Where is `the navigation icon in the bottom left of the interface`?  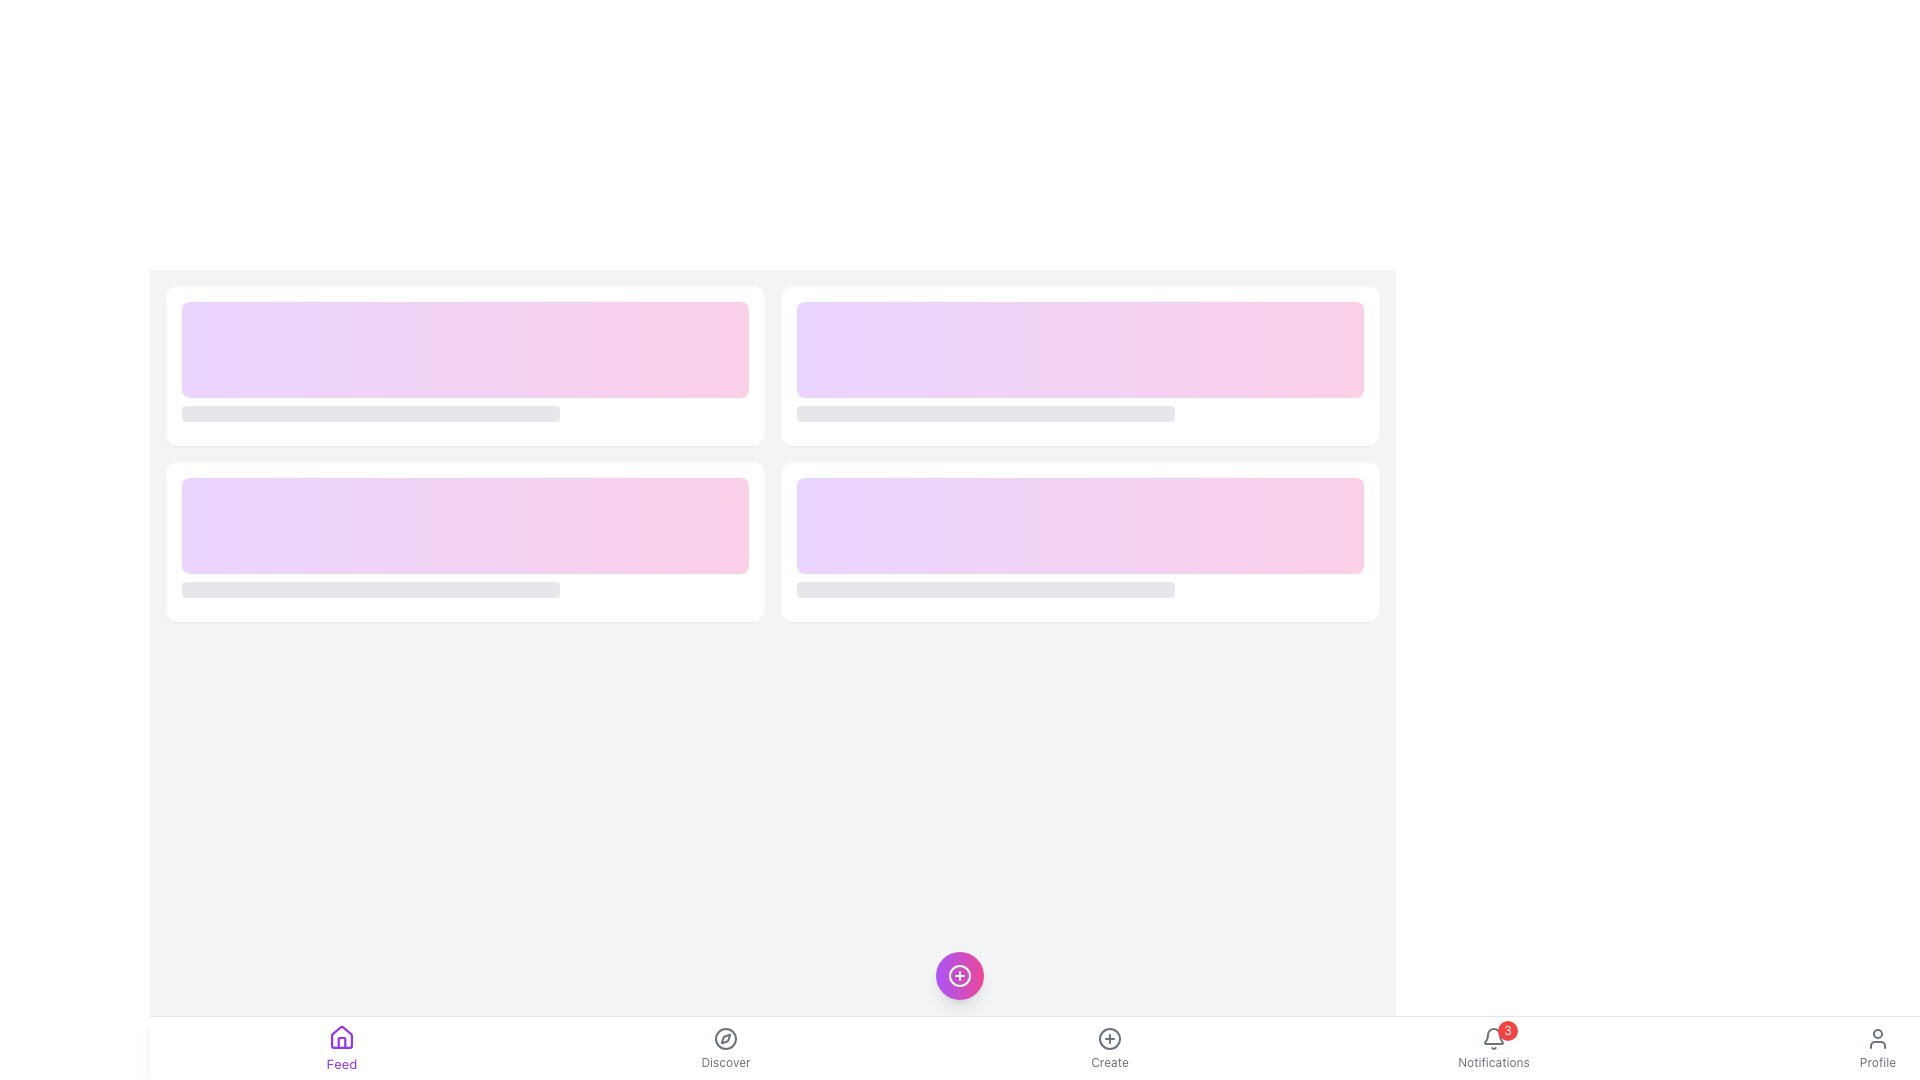 the navigation icon in the bottom left of the interface is located at coordinates (341, 1036).